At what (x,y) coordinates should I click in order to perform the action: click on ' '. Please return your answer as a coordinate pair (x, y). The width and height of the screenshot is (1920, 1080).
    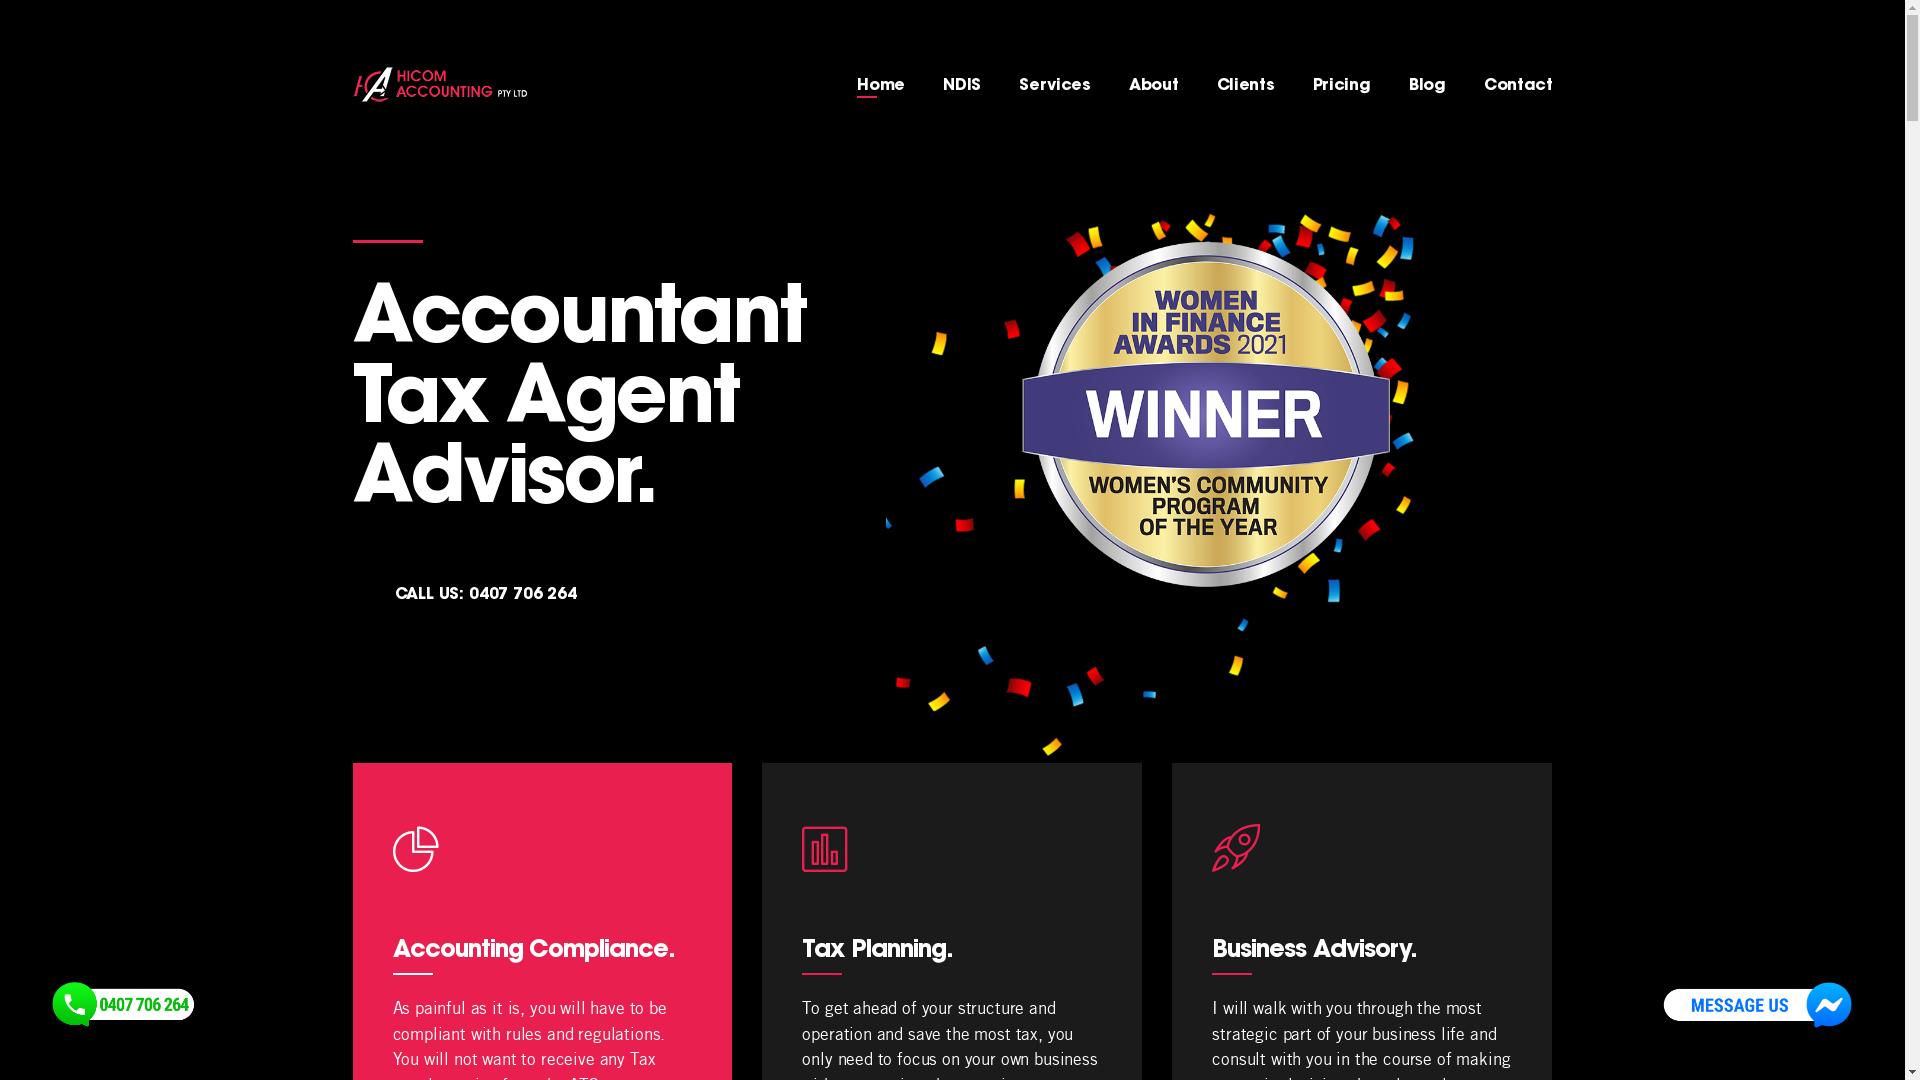
    Looking at the image, I should click on (497, 83).